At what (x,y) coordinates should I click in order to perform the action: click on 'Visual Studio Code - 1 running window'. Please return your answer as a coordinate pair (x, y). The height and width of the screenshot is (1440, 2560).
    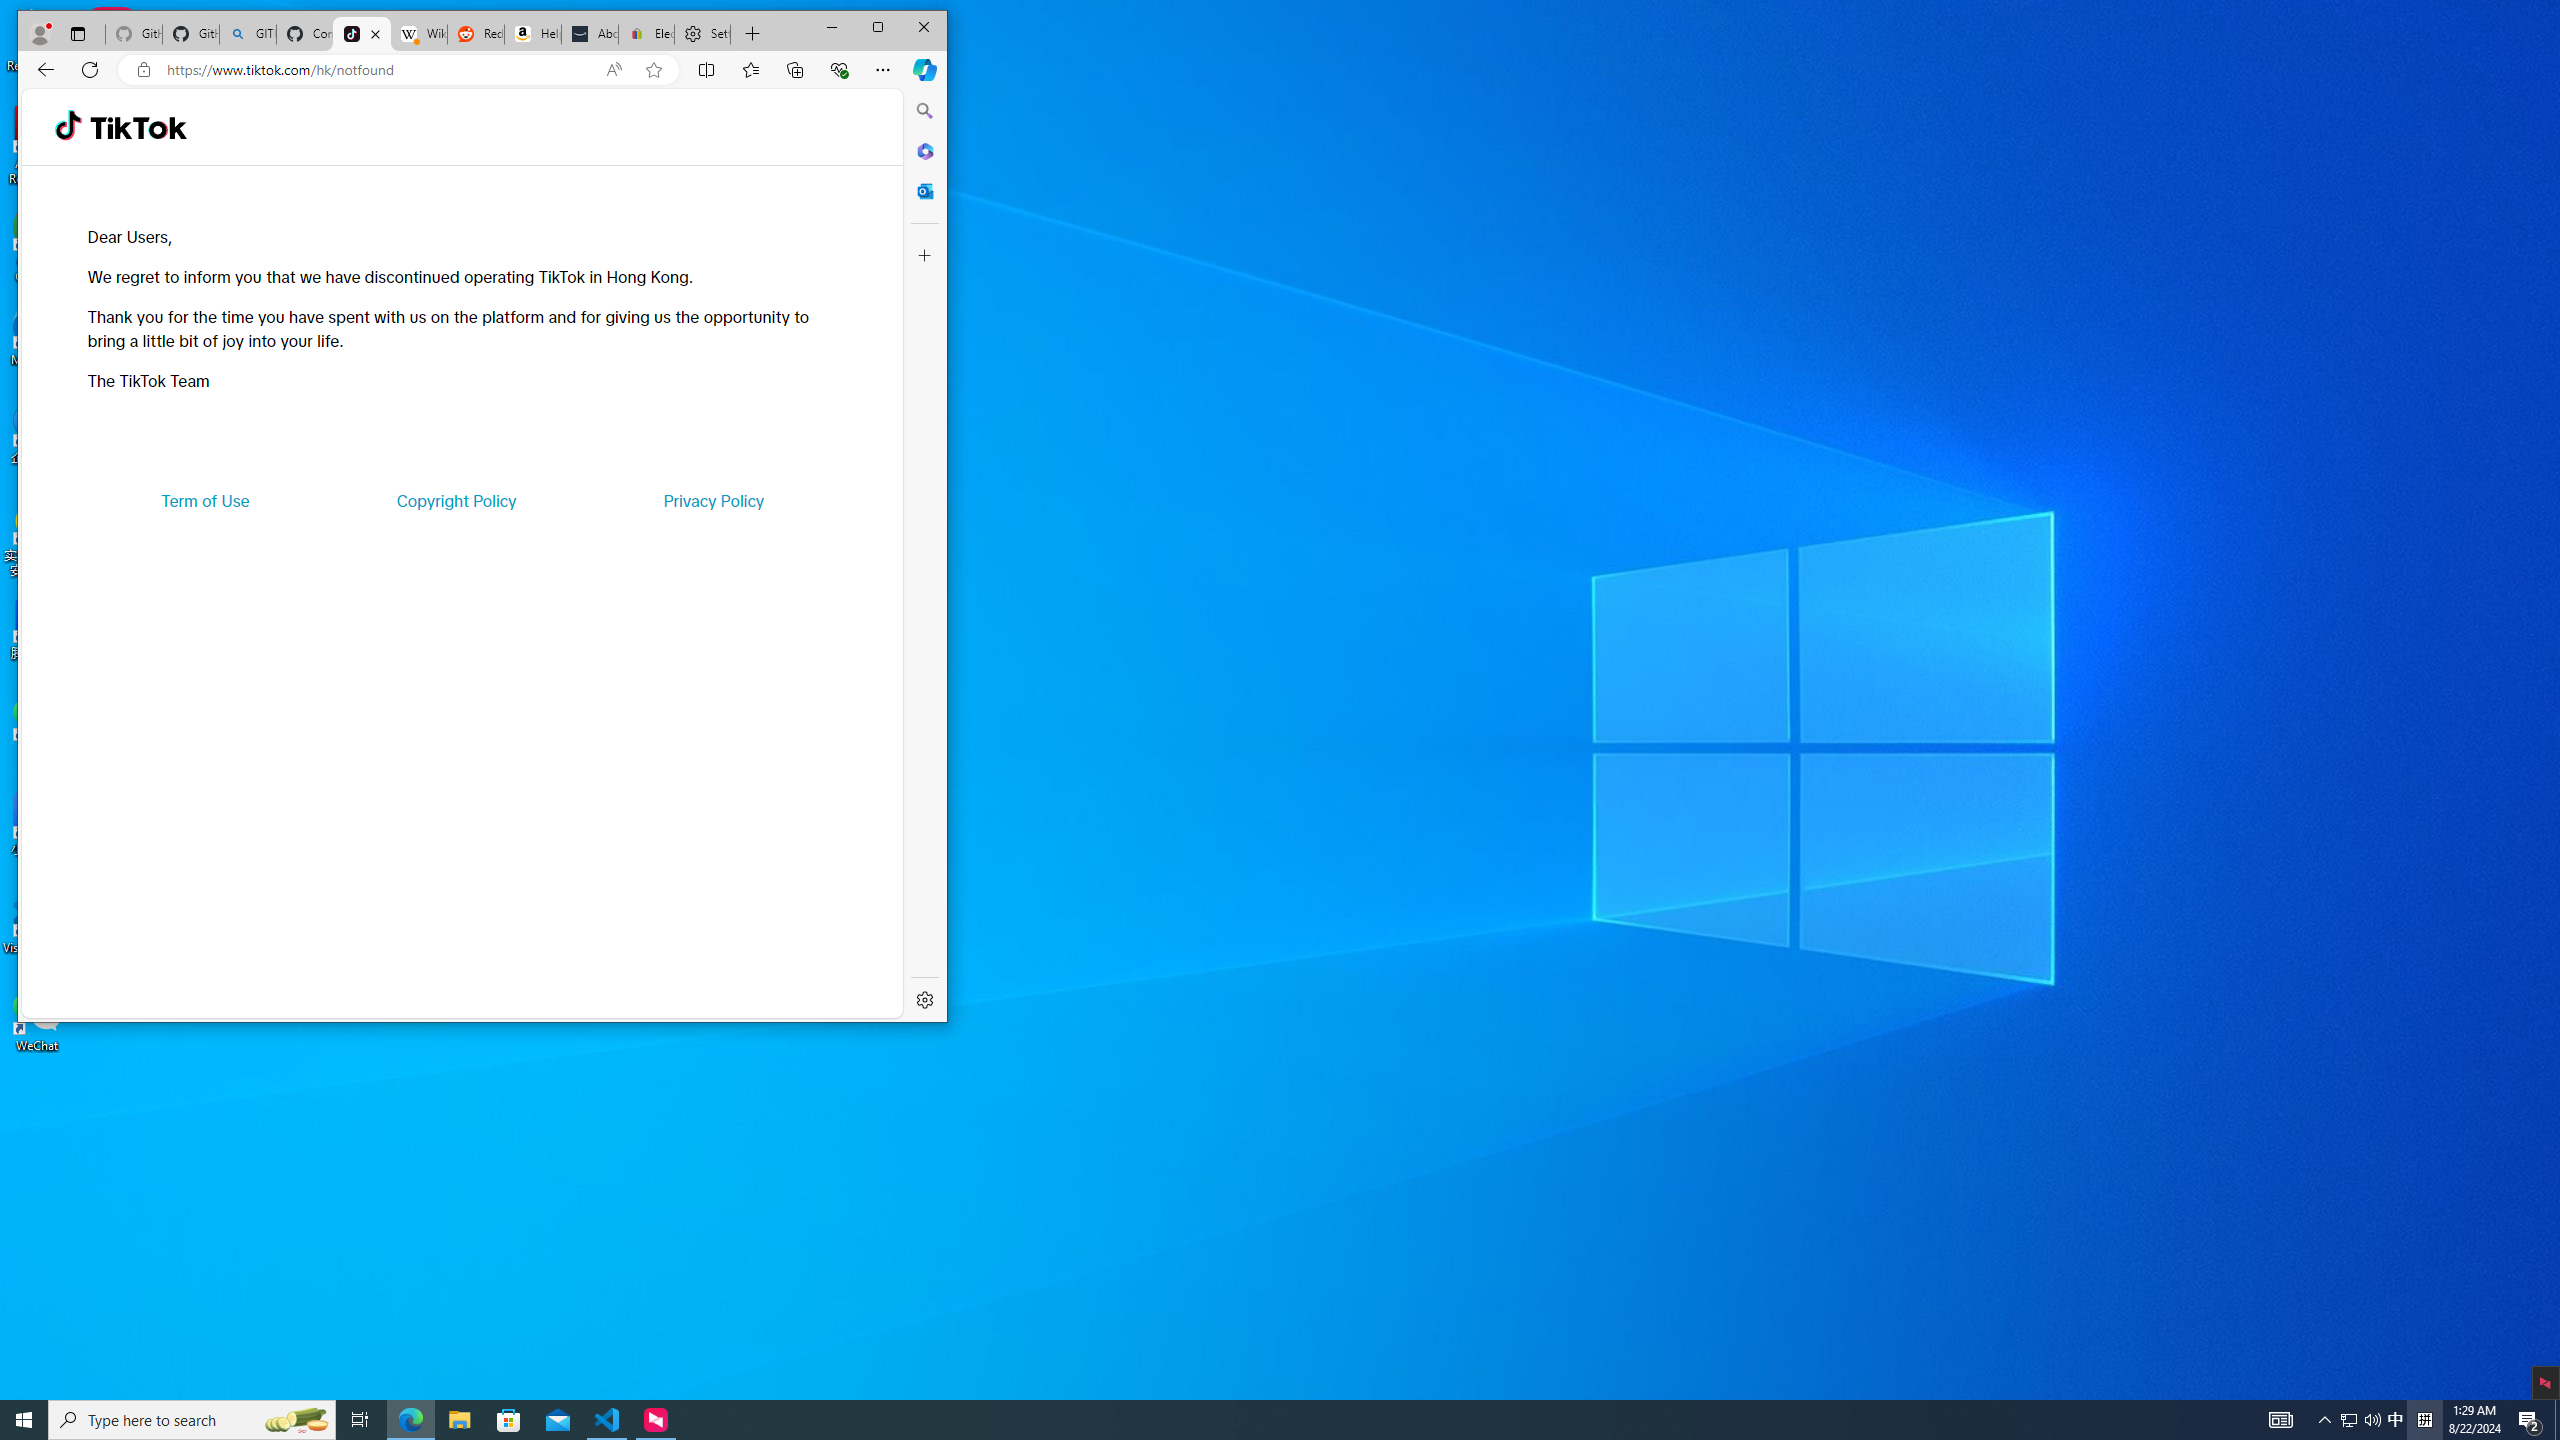
    Looking at the image, I should click on (607, 1418).